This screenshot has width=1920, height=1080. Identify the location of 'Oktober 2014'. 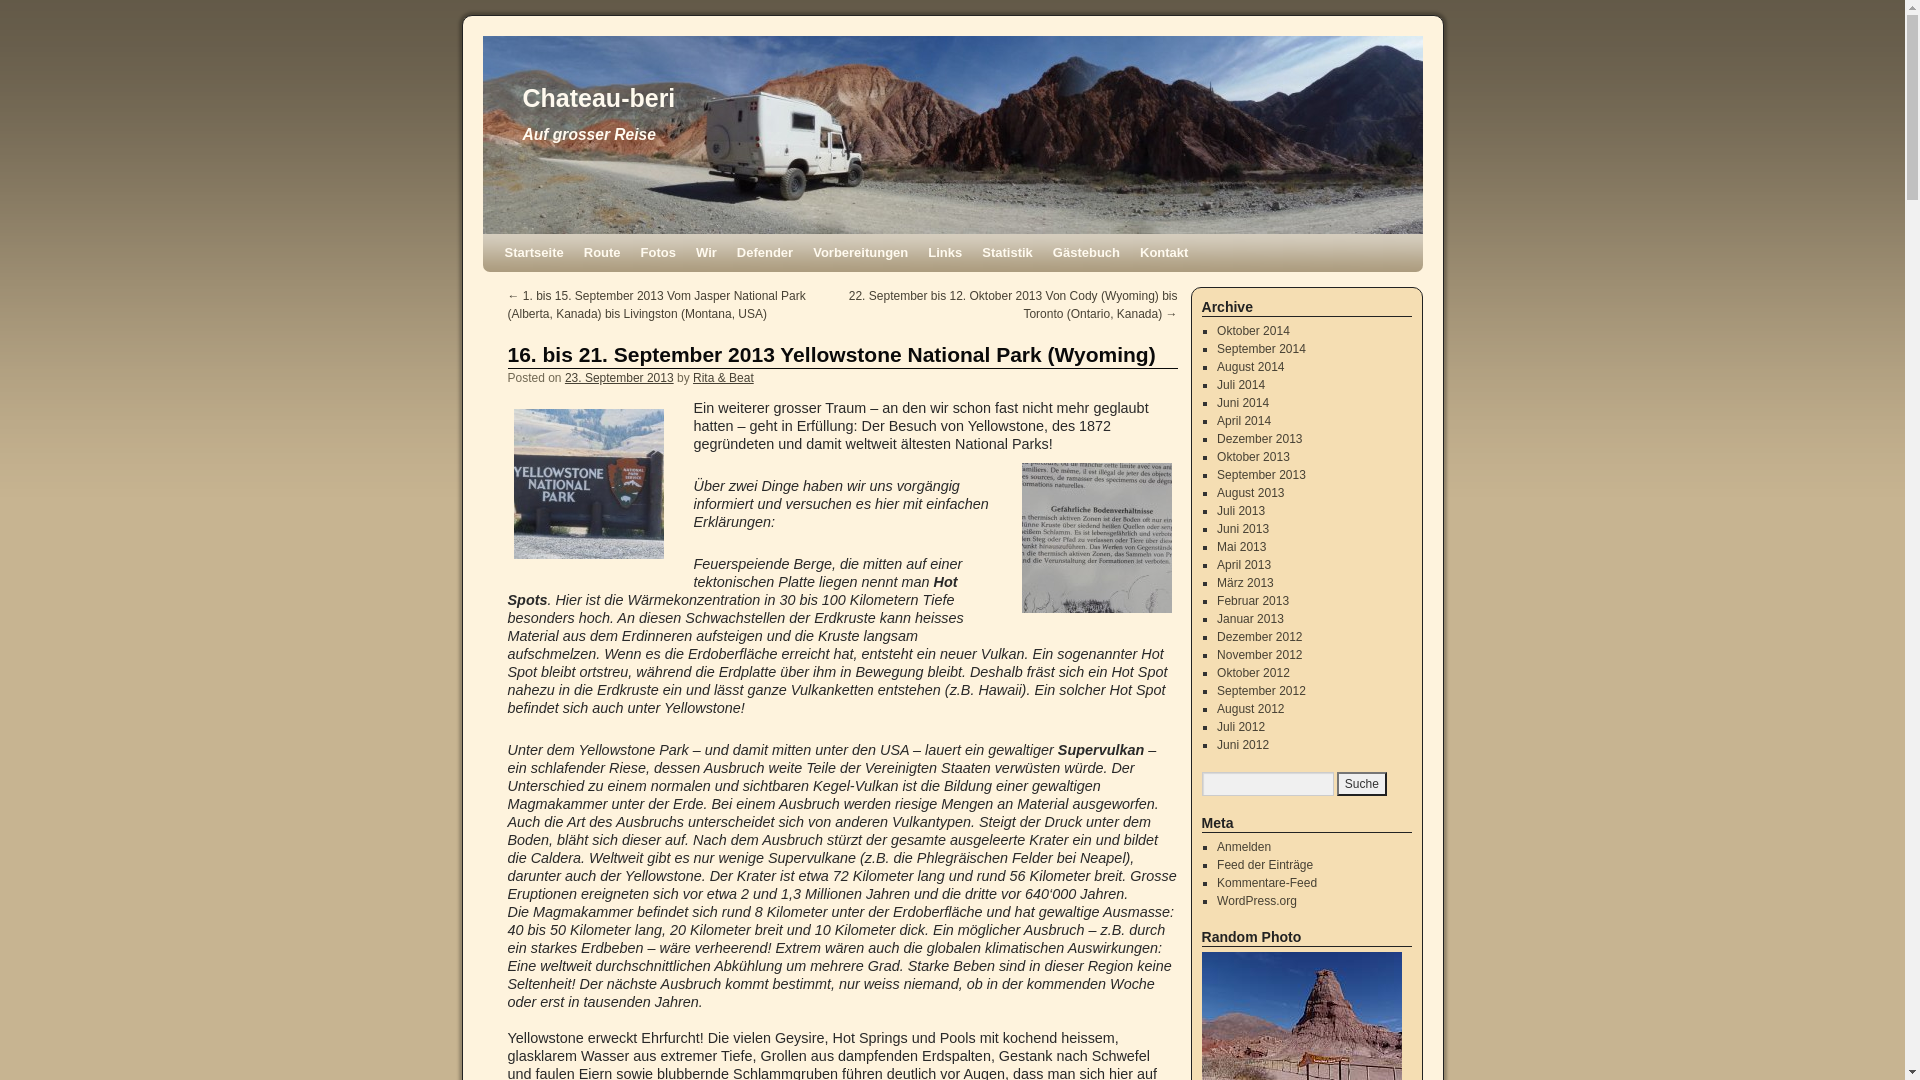
(1252, 330).